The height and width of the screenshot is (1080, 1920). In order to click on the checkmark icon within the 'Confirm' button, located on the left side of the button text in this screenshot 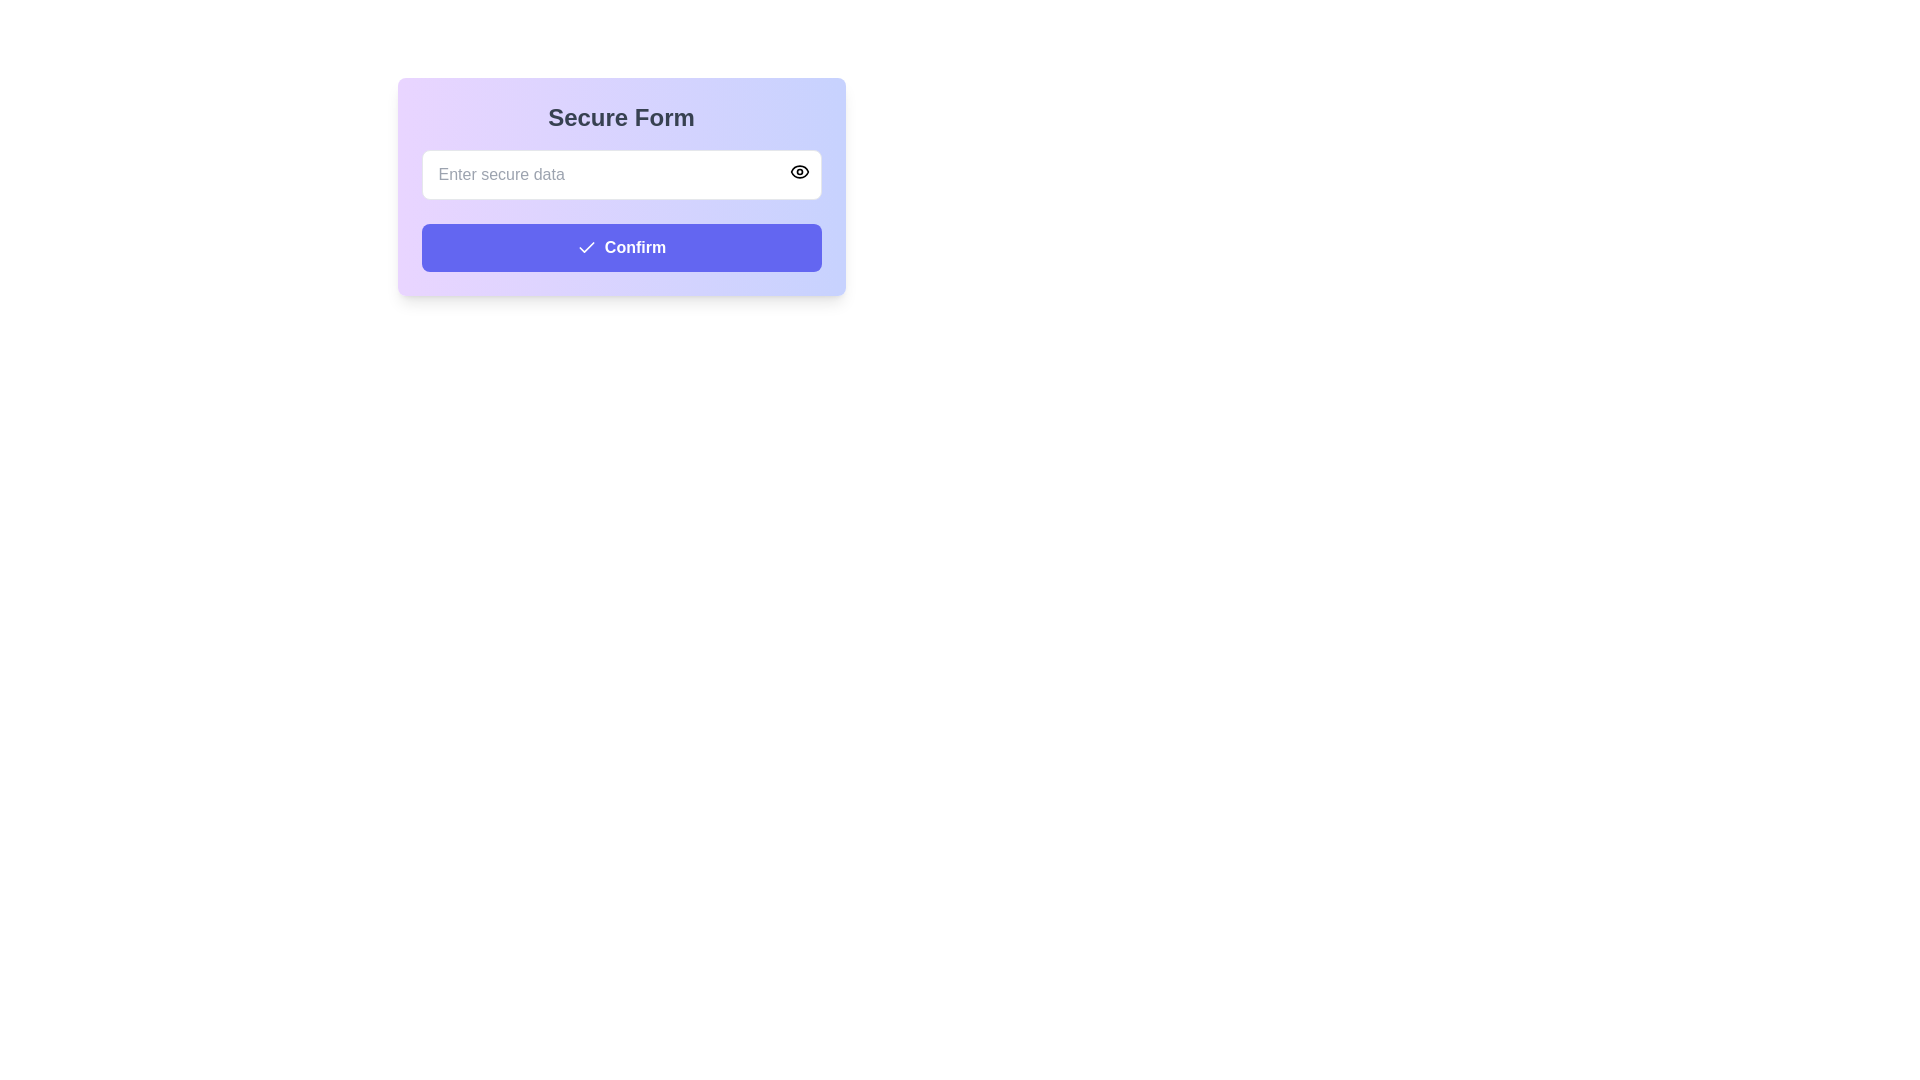, I will do `click(585, 246)`.